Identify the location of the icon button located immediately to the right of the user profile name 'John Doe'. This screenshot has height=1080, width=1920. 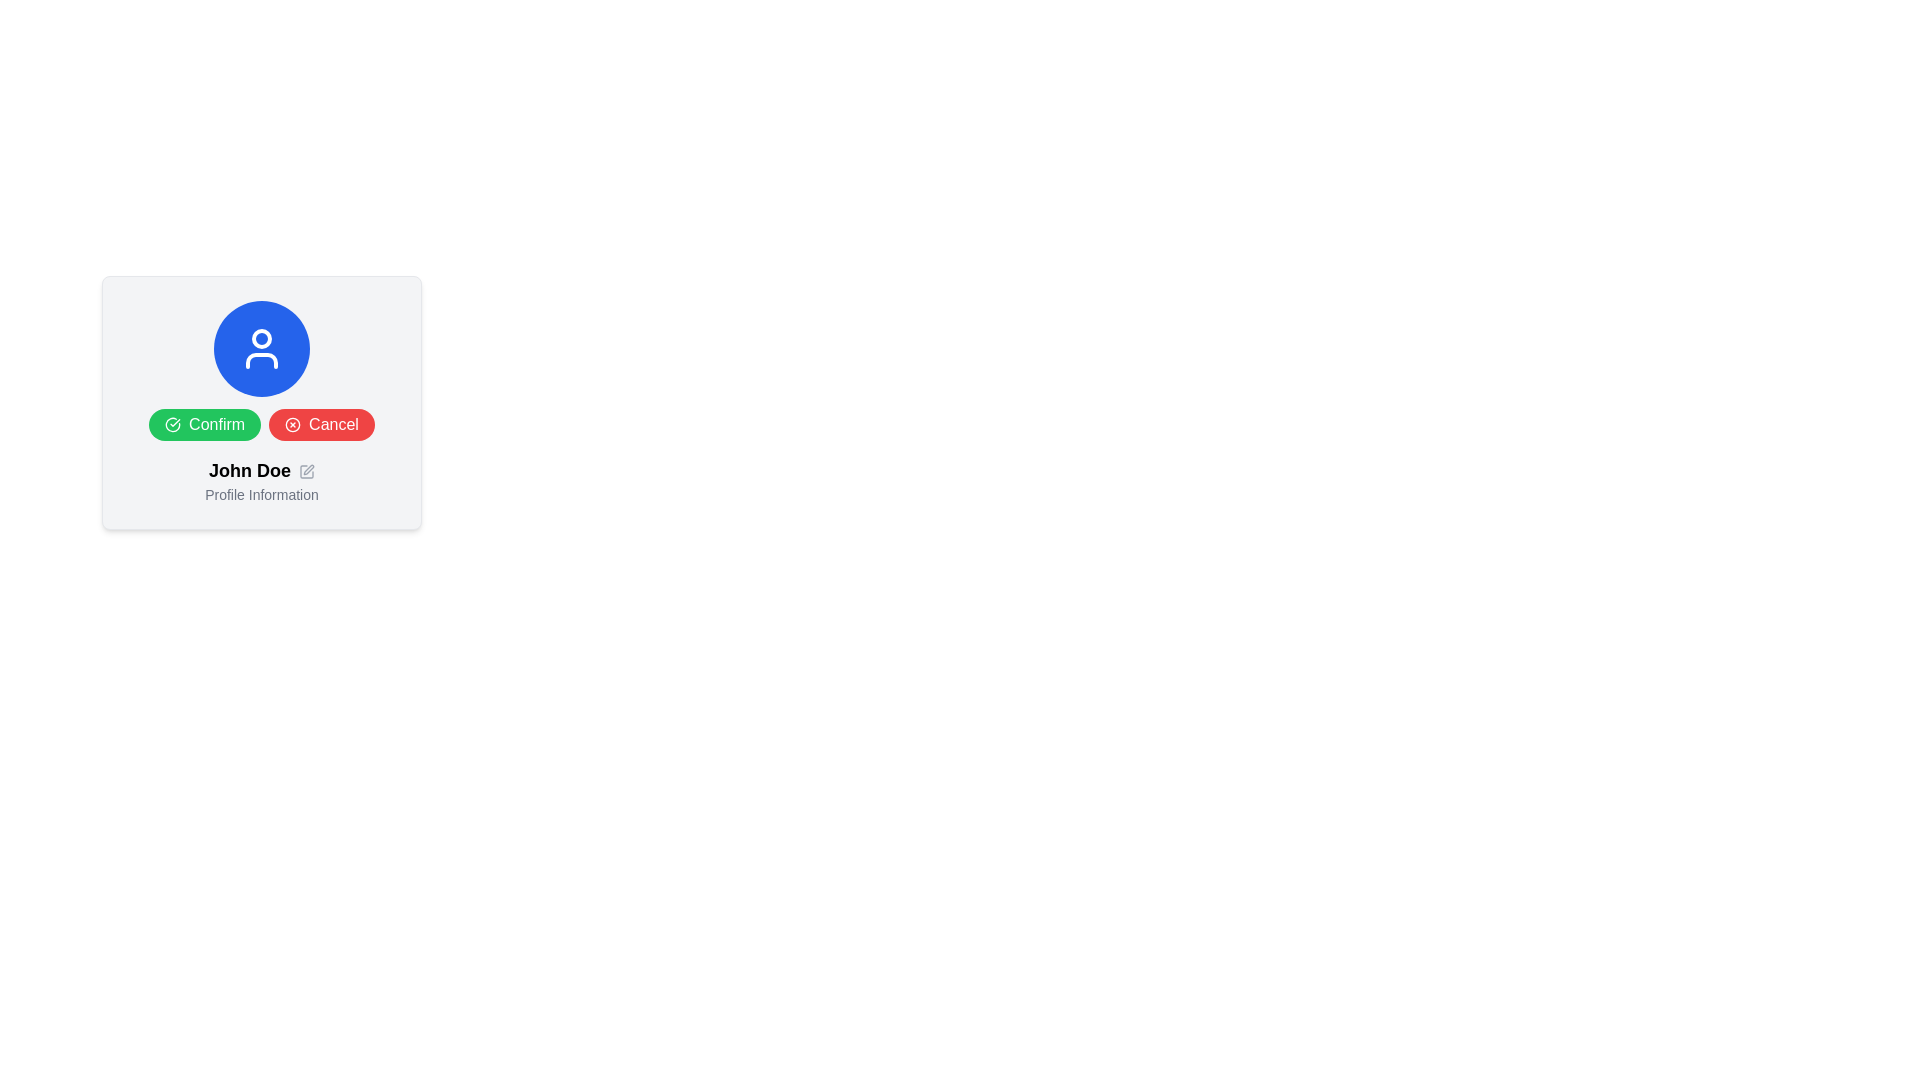
(306, 471).